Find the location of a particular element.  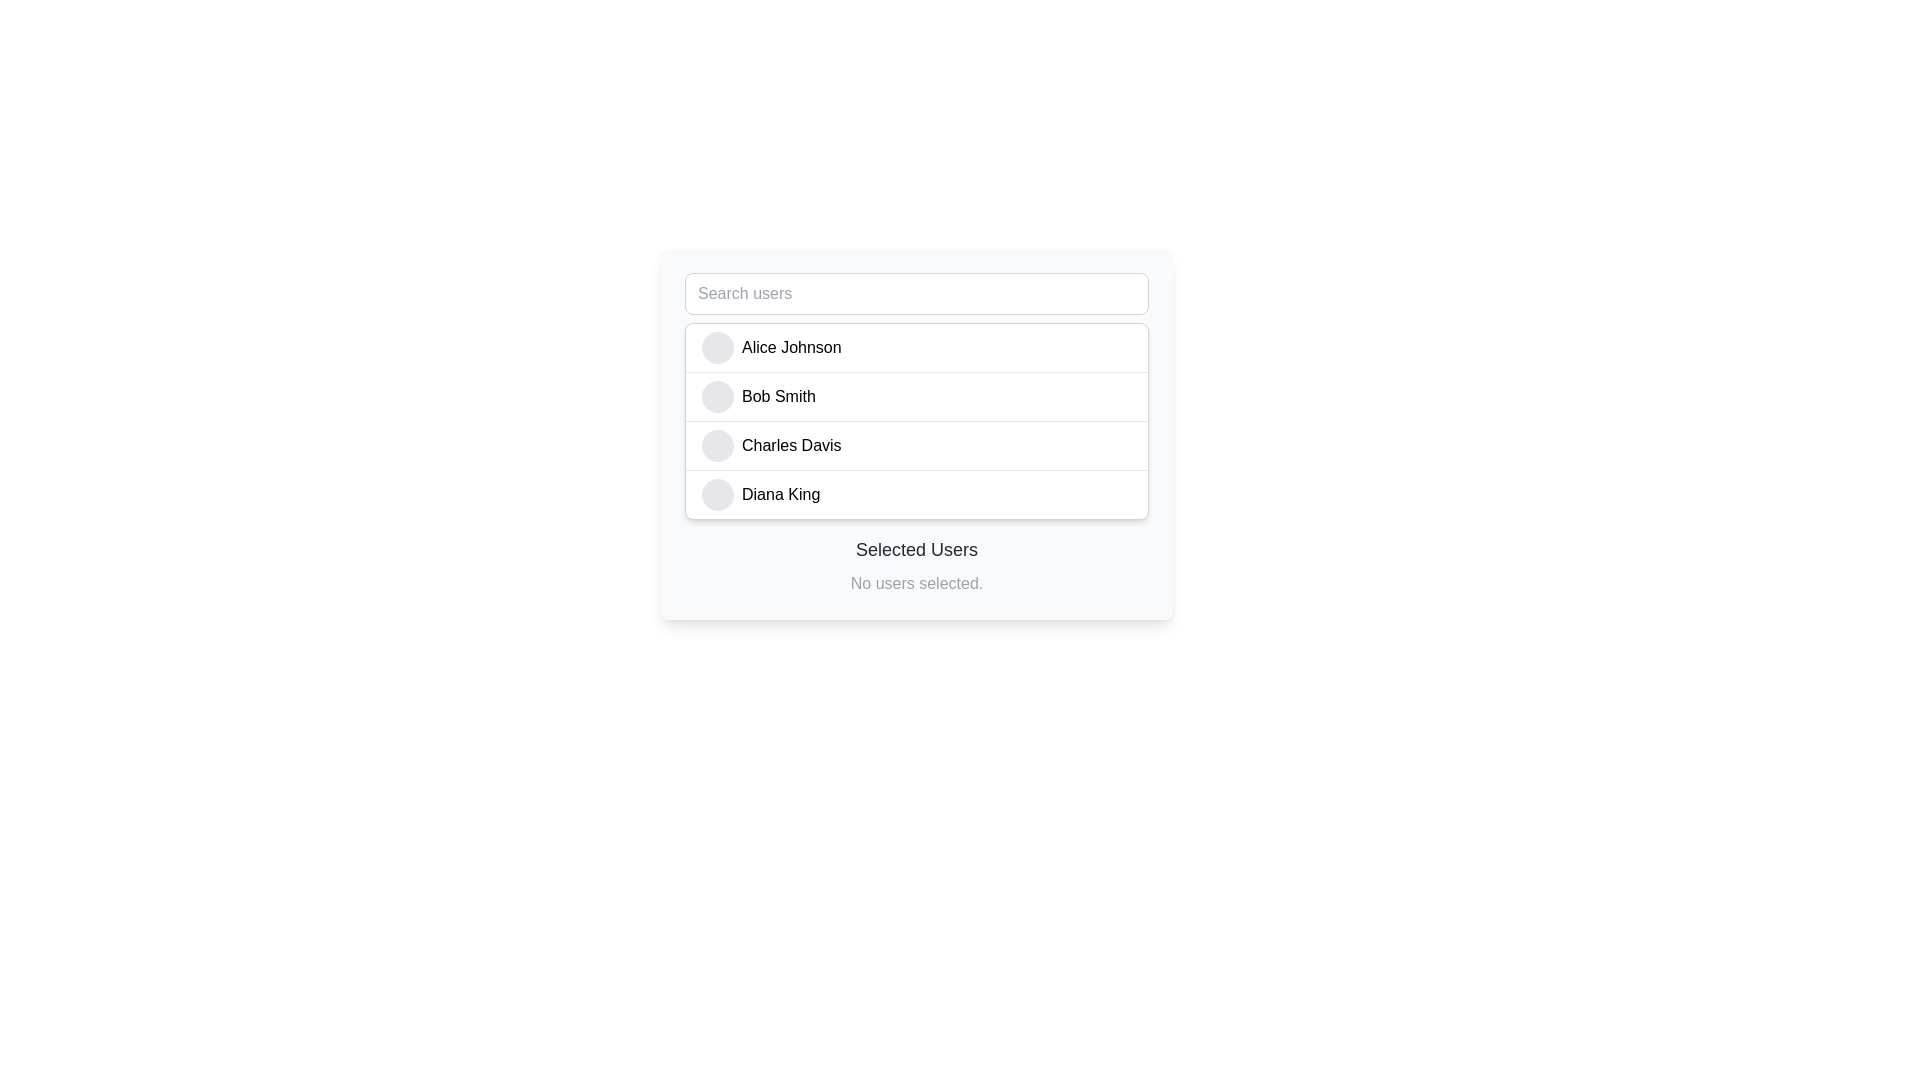

the list item displaying the name 'Bob Smith' to visualize additional information is located at coordinates (915, 396).